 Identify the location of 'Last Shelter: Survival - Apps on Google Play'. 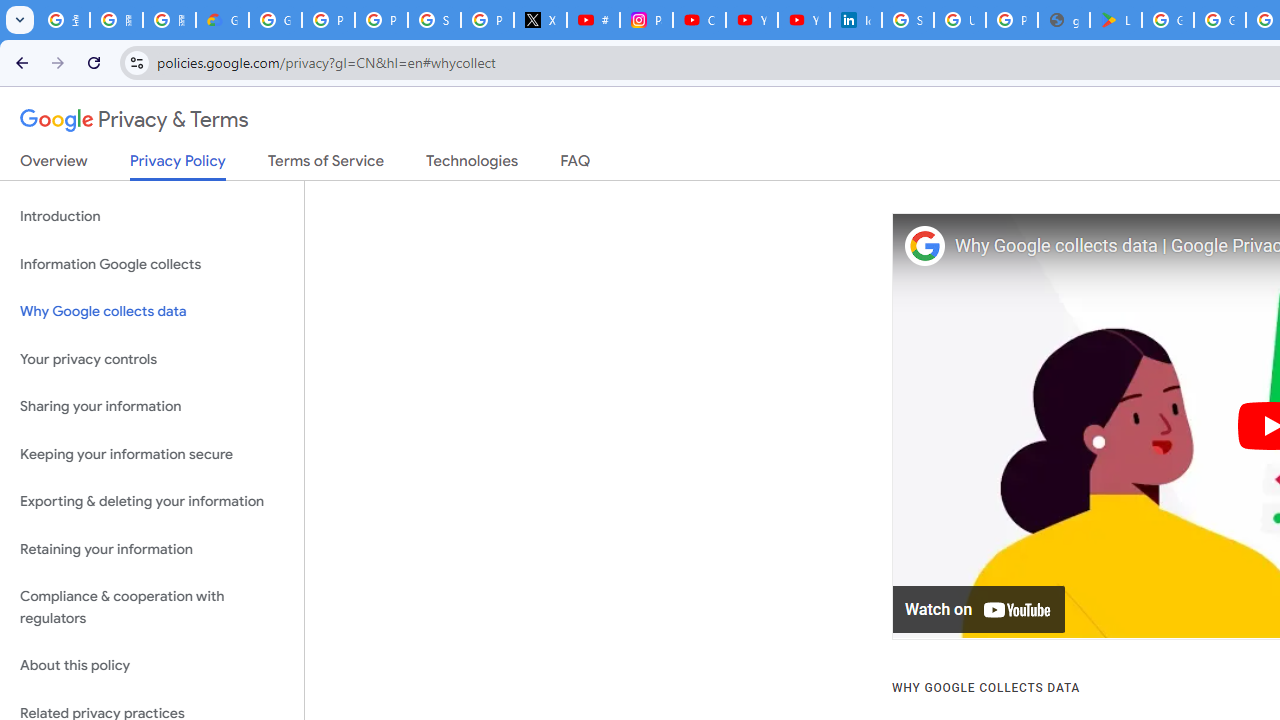
(1115, 20).